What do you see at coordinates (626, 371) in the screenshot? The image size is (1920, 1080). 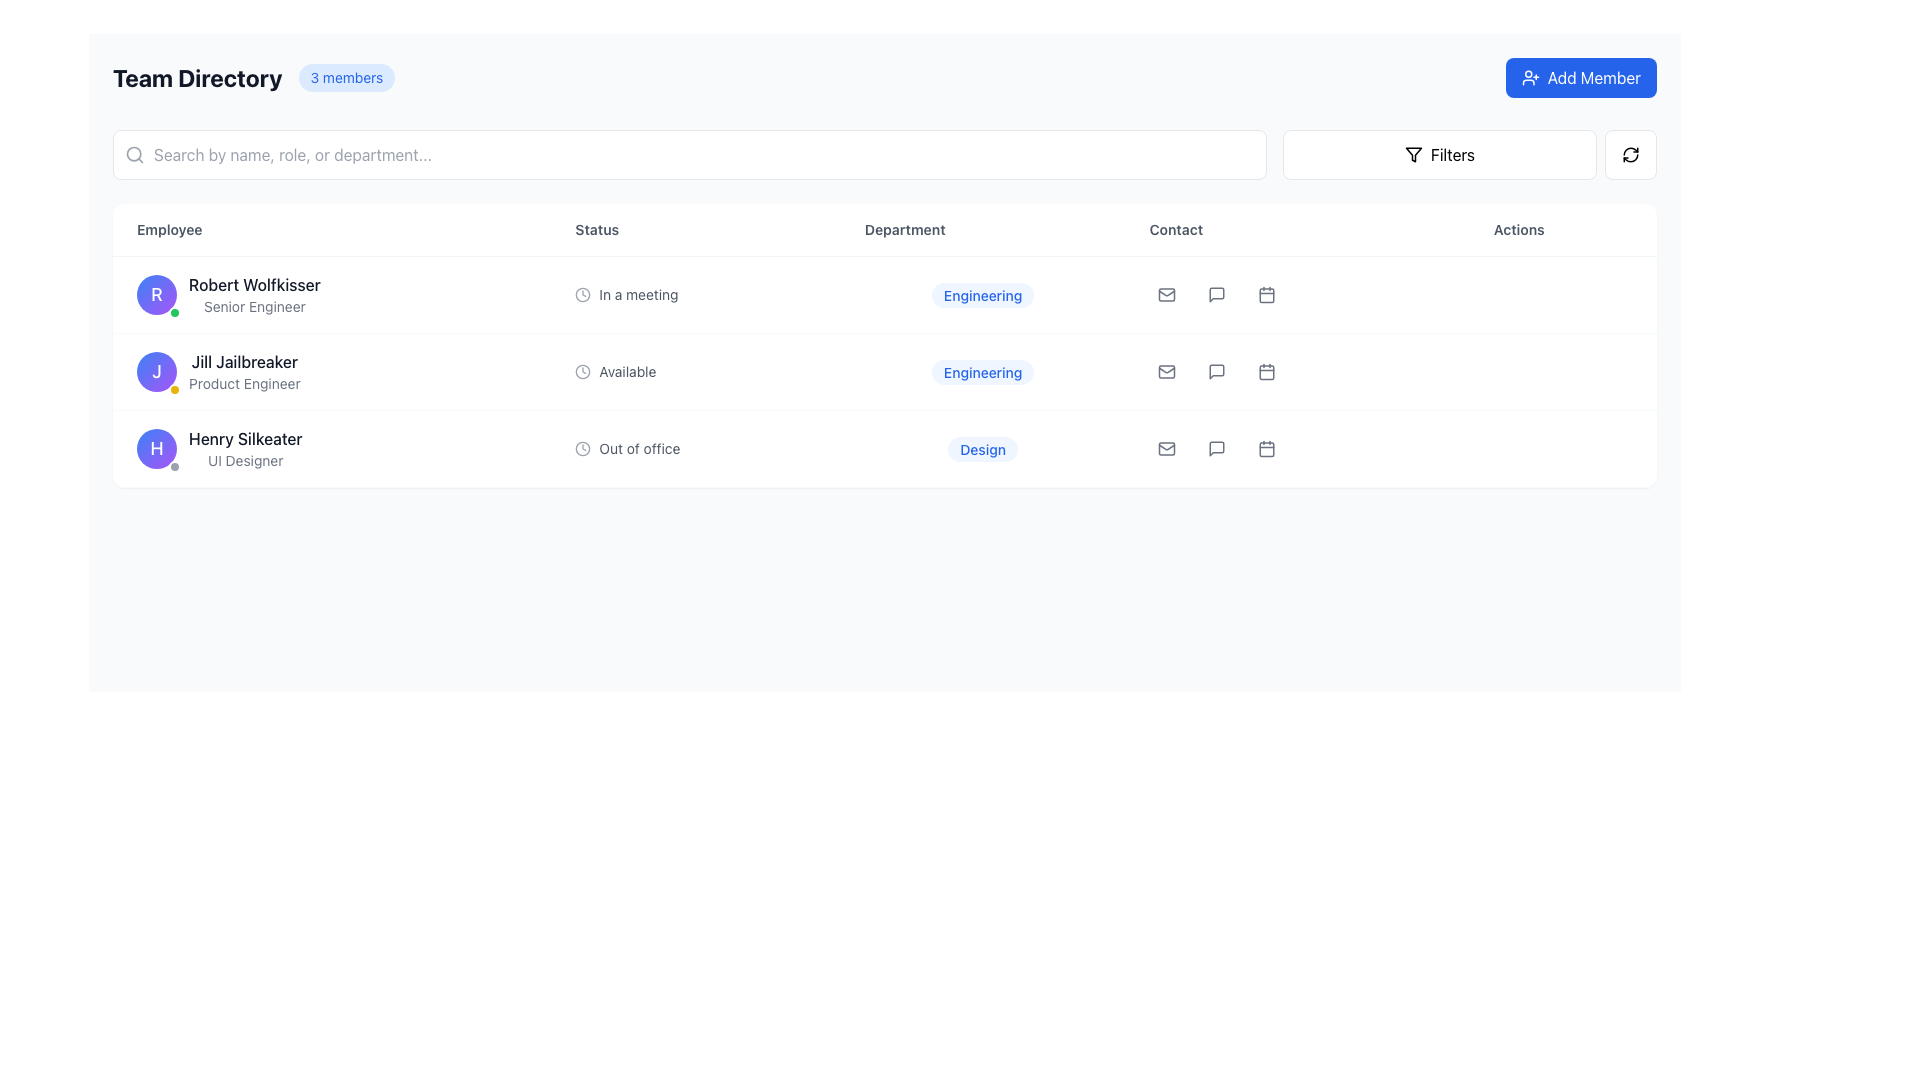 I see `the 'Available' text label in the 'Status' column of the second row within the table, which is styled in a small grey font and positioned next to a clock icon` at bounding box center [626, 371].